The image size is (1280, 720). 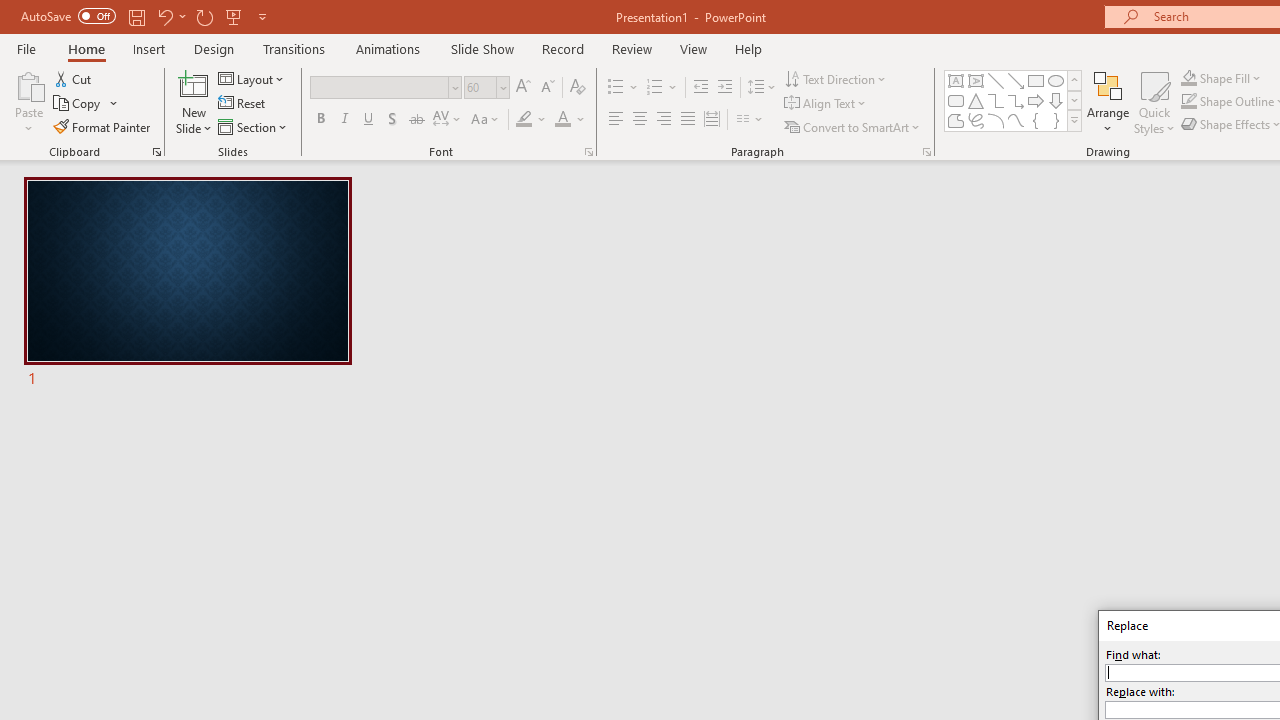 I want to click on 'Line', so click(x=995, y=80).